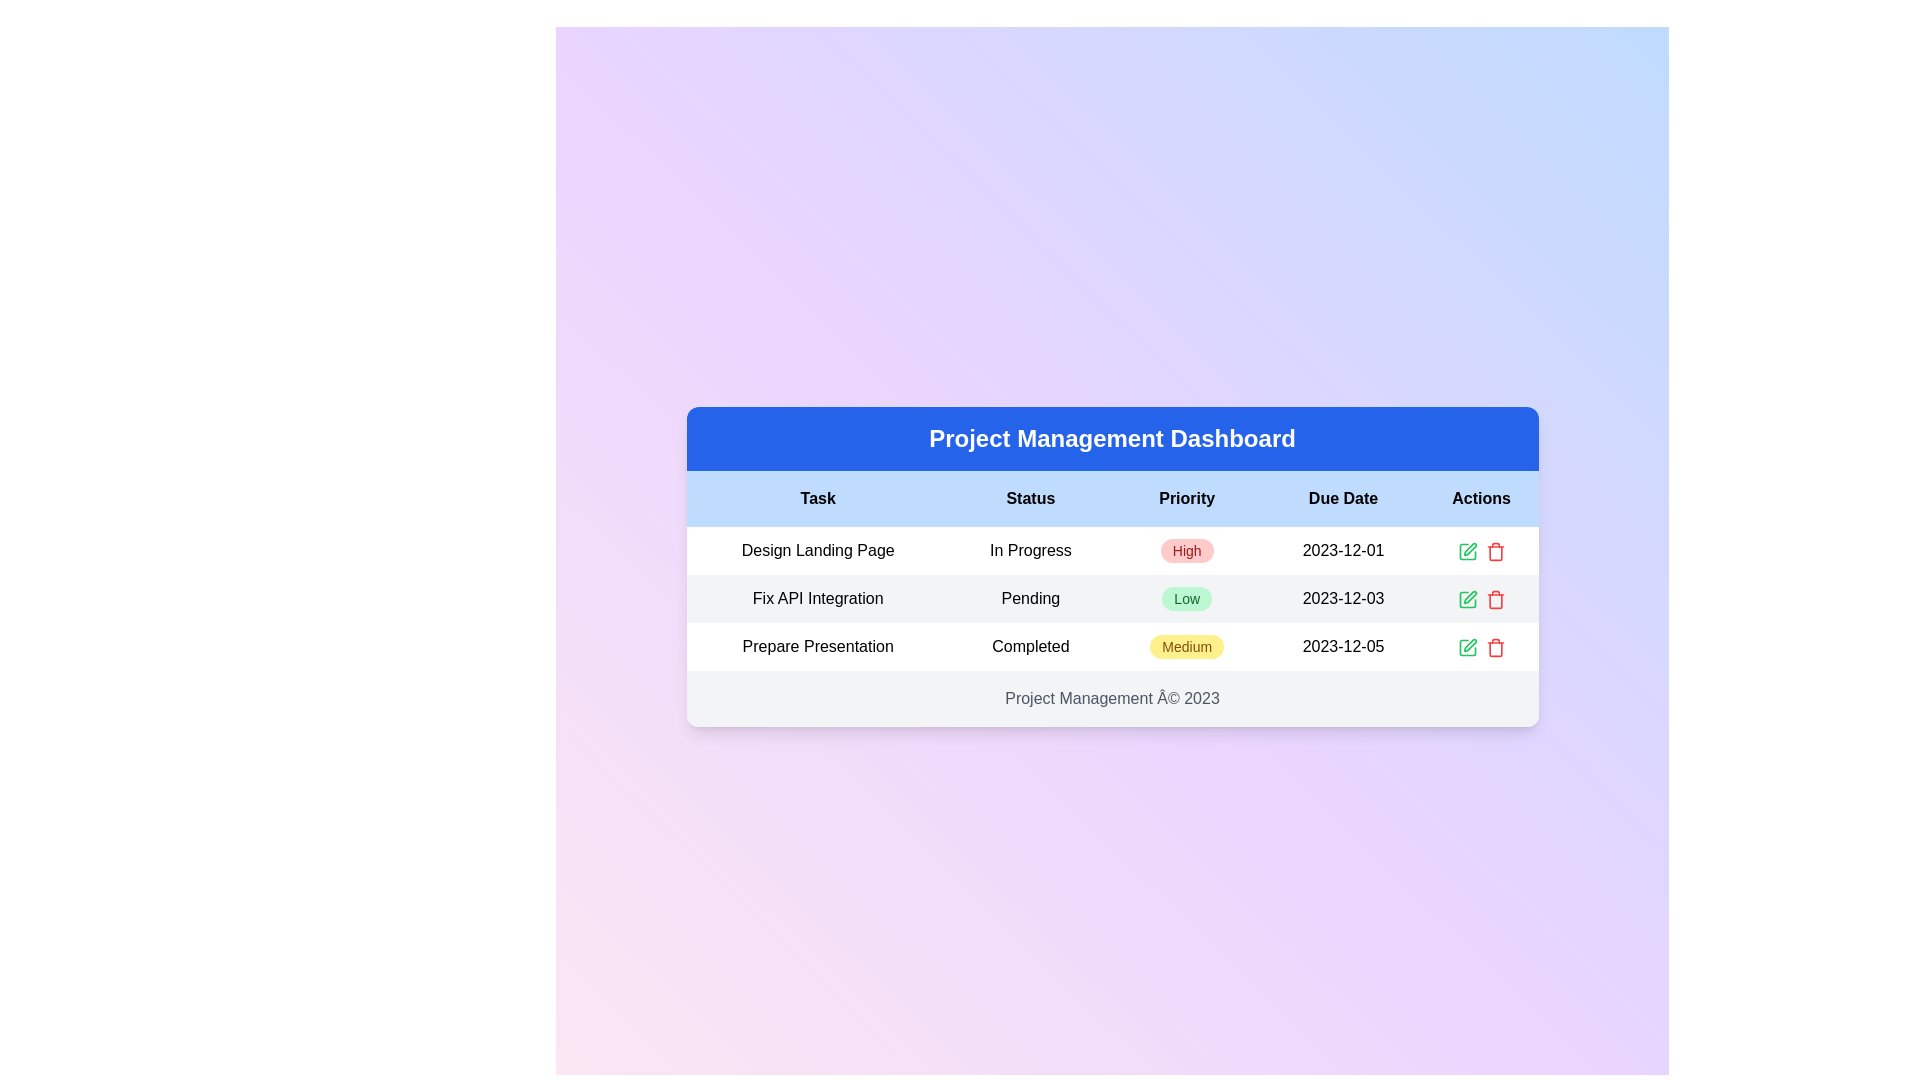  Describe the element at coordinates (818, 551) in the screenshot. I see `text from the label identifying the task named 'Design Landing Page' located in the first cell of the first data row under the 'Task' column` at that location.